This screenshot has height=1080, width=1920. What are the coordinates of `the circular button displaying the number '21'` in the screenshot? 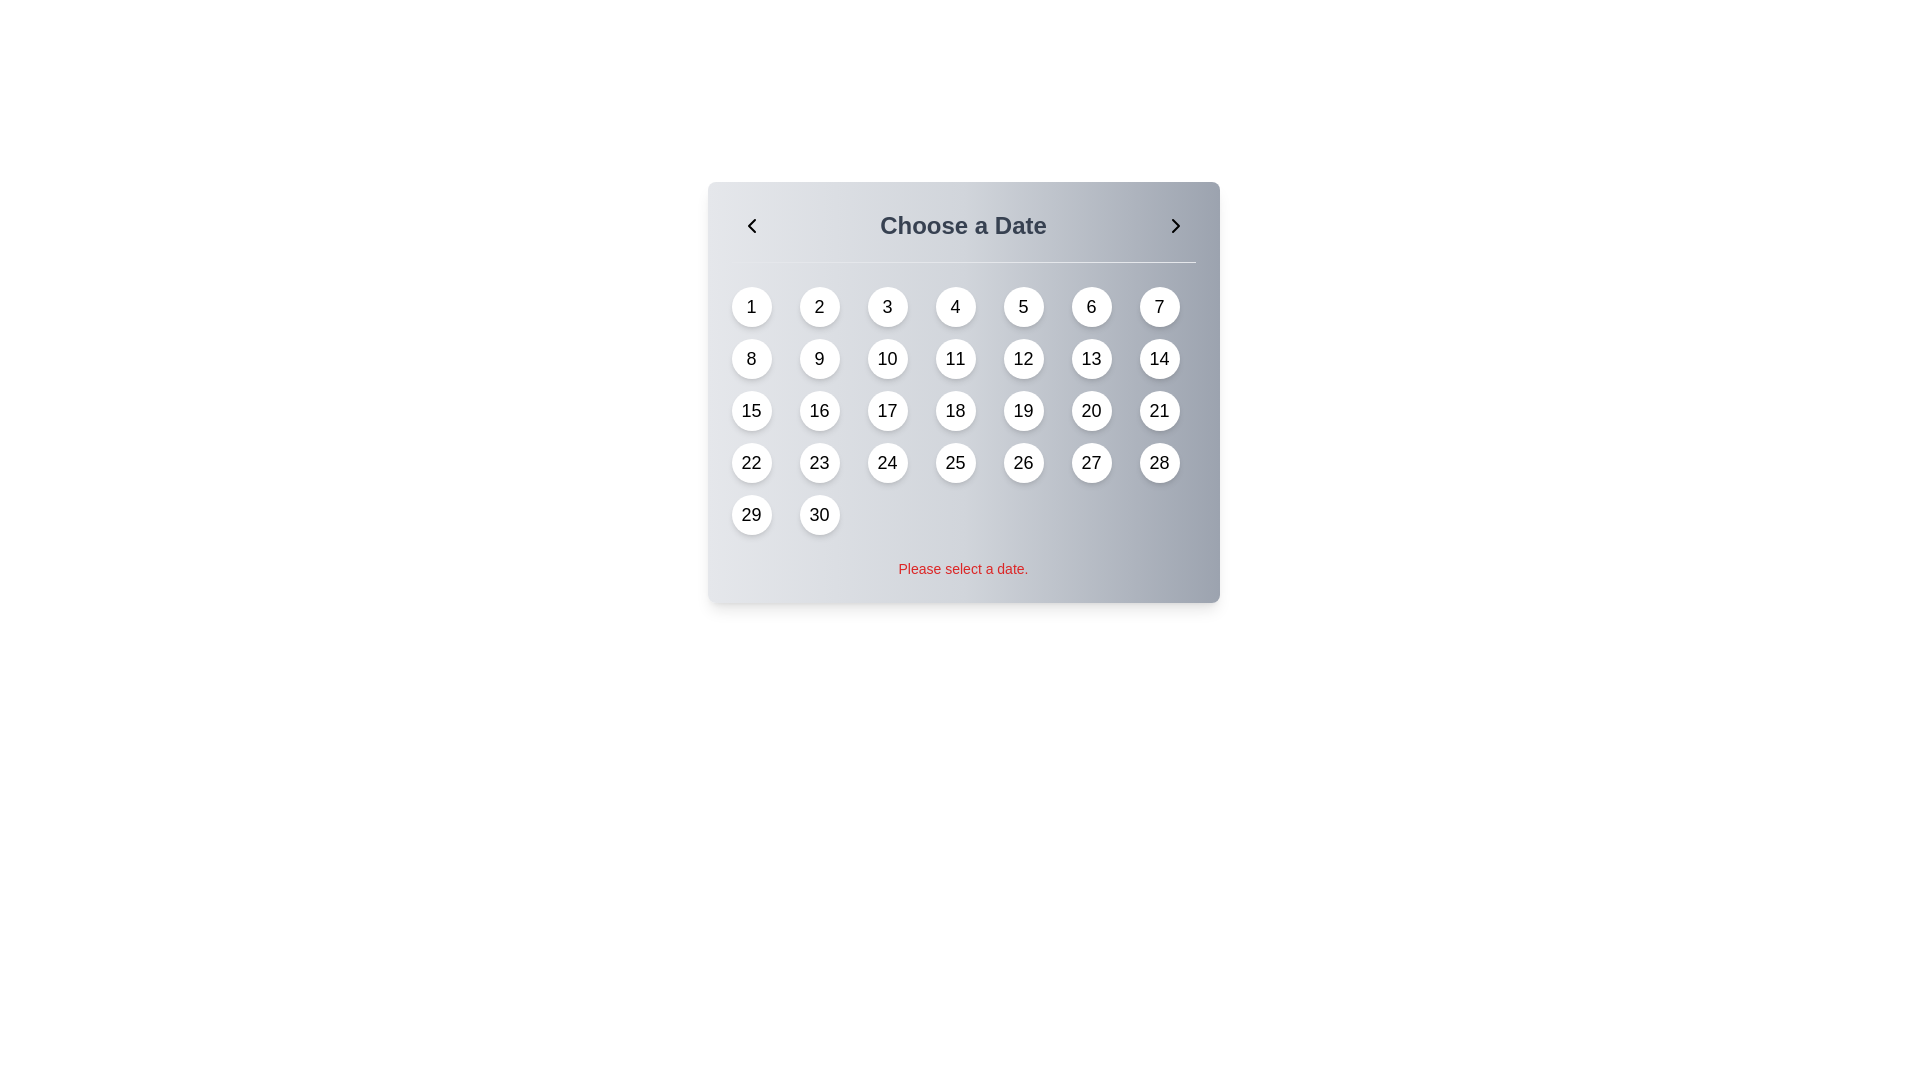 It's located at (1159, 410).